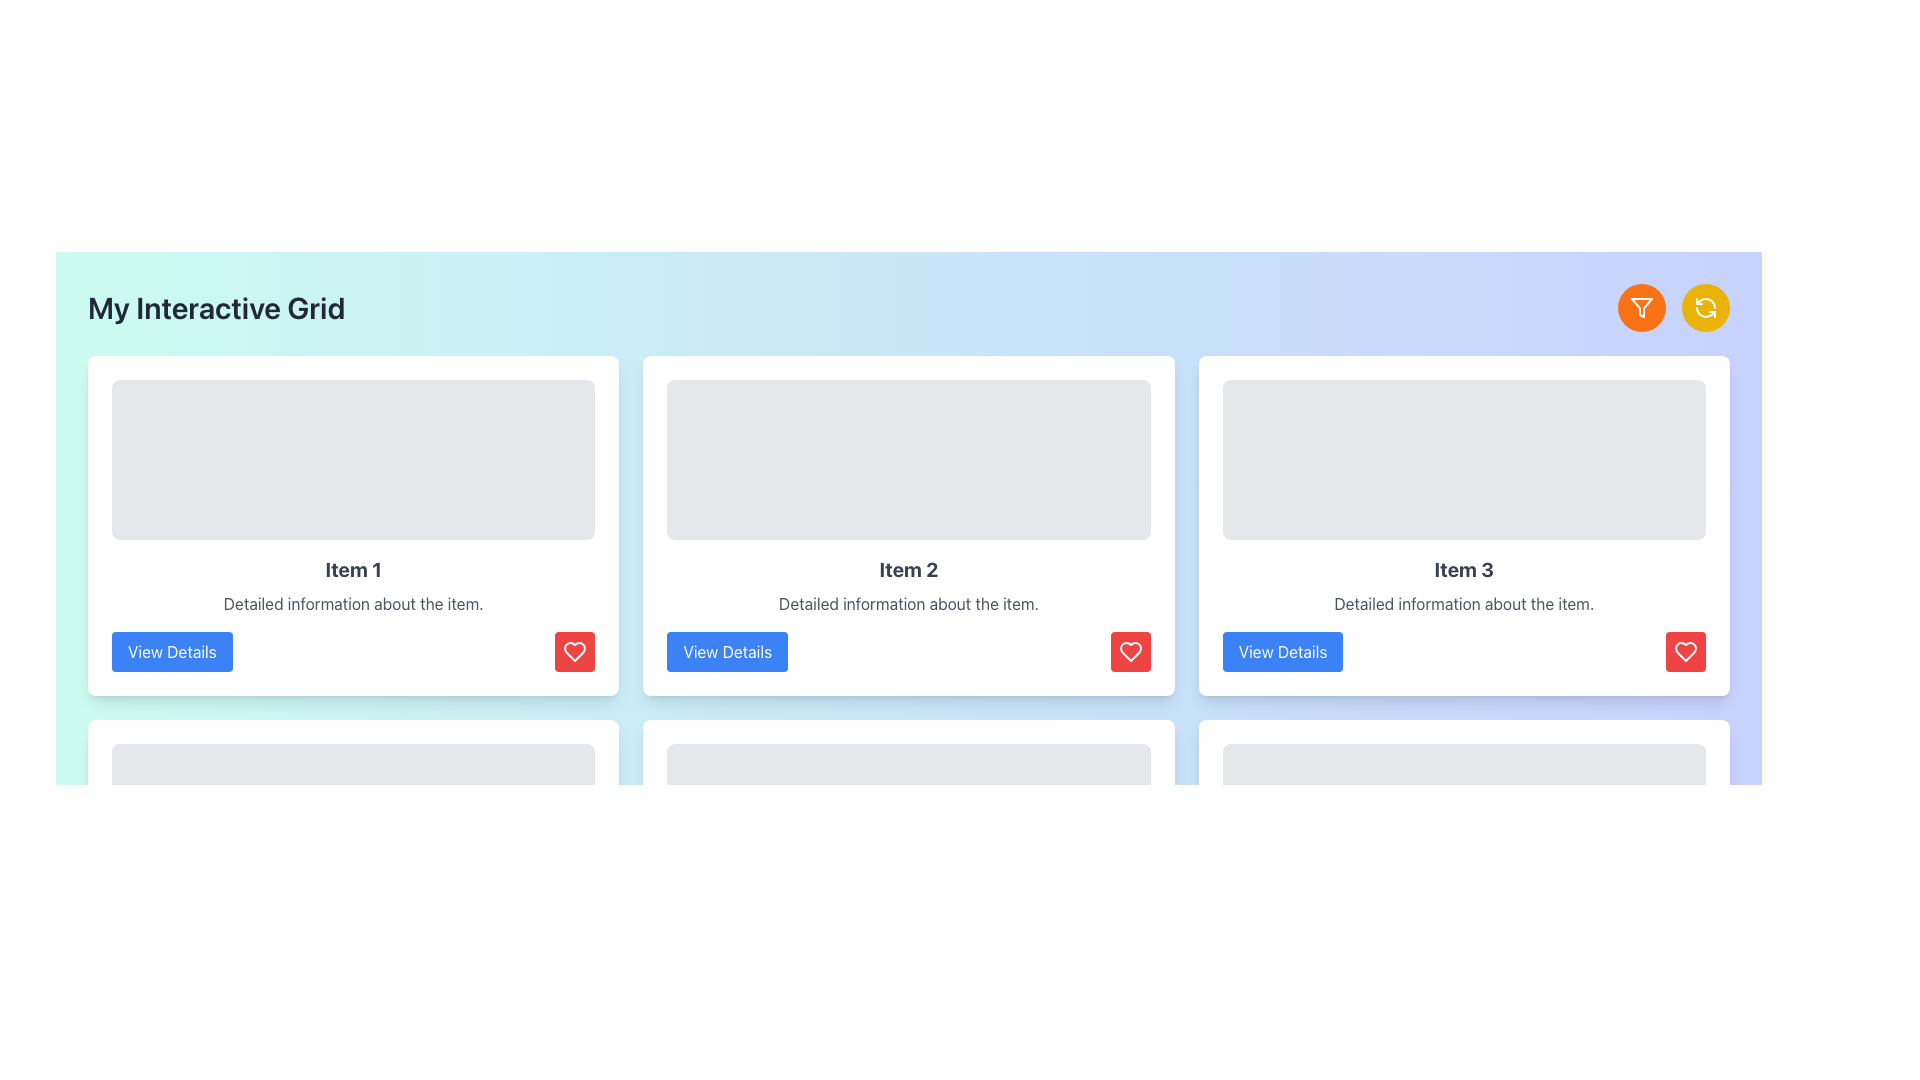 The width and height of the screenshot is (1920, 1080). Describe the element at coordinates (1684, 651) in the screenshot. I see `the heart-shaped icon within the button on the third item card to mark the item as favorite` at that location.